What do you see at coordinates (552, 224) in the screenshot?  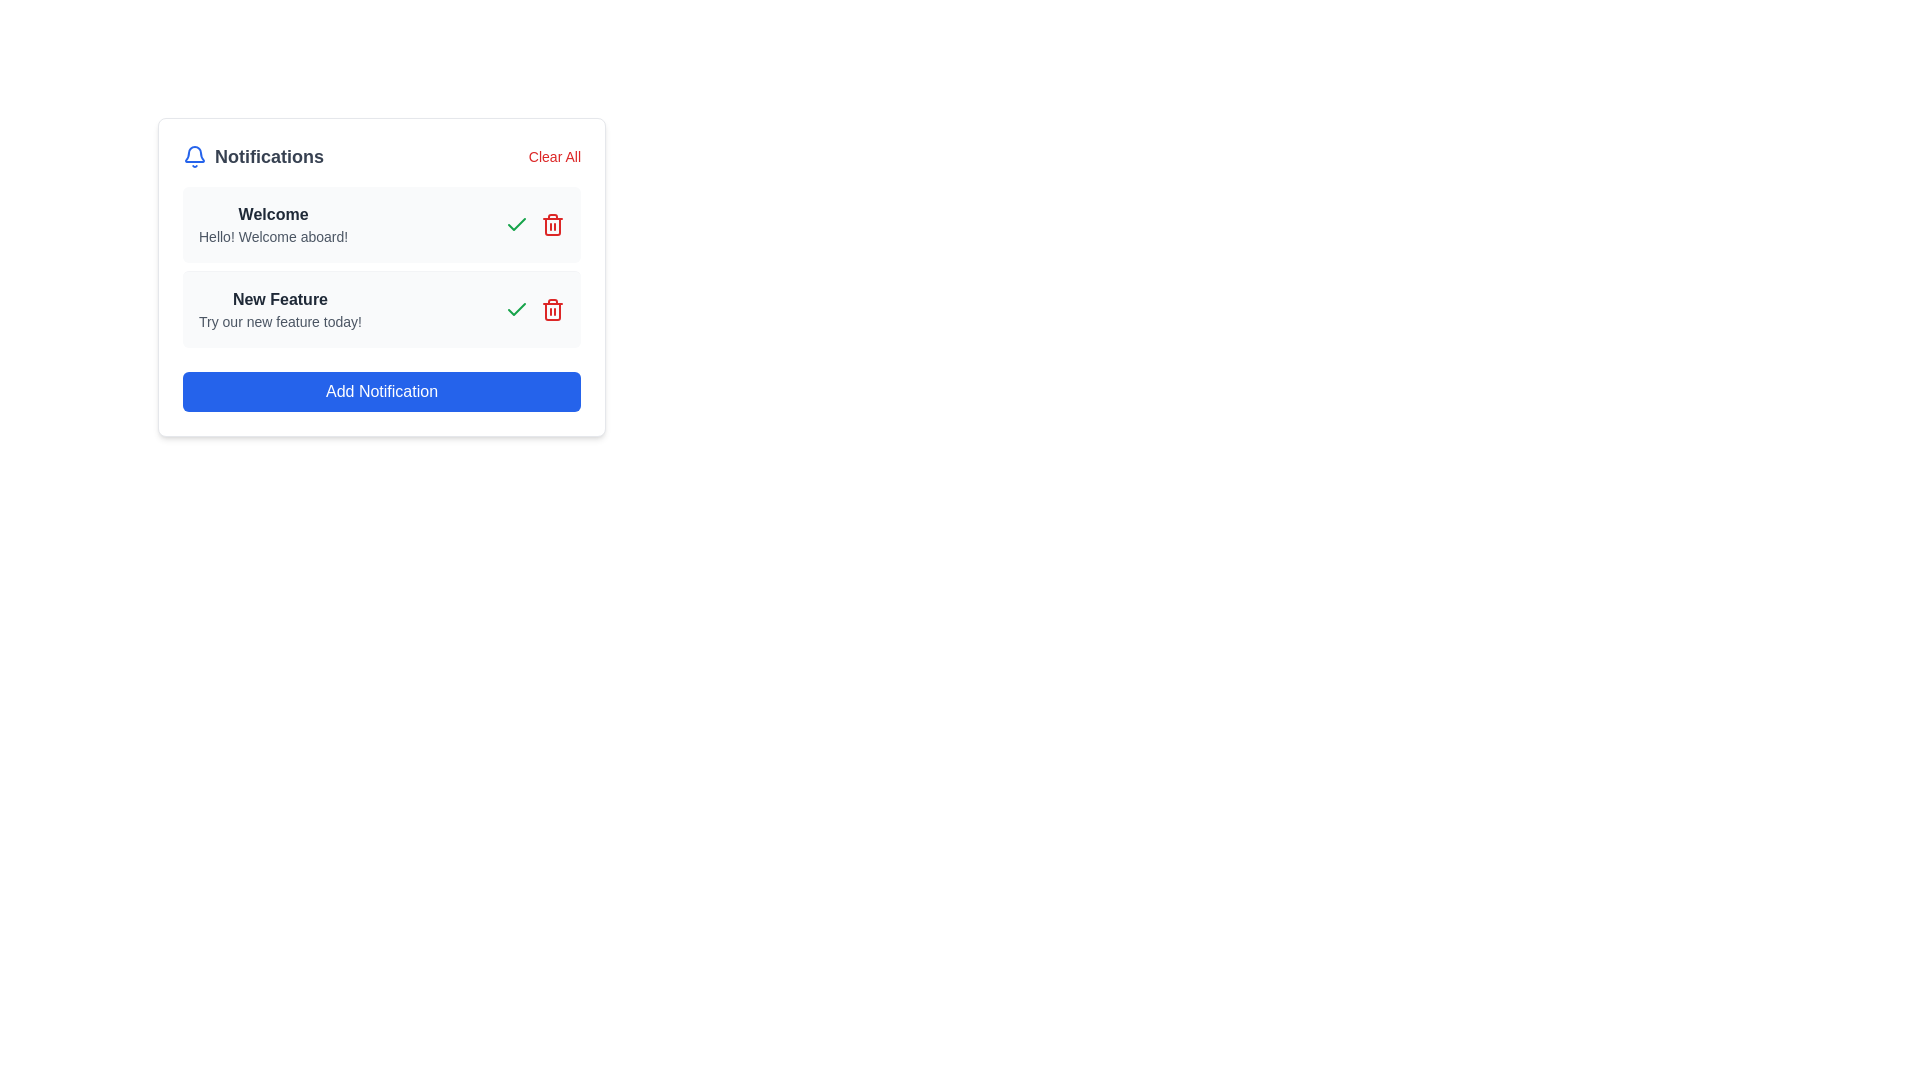 I see `the red trash can icon` at bounding box center [552, 224].